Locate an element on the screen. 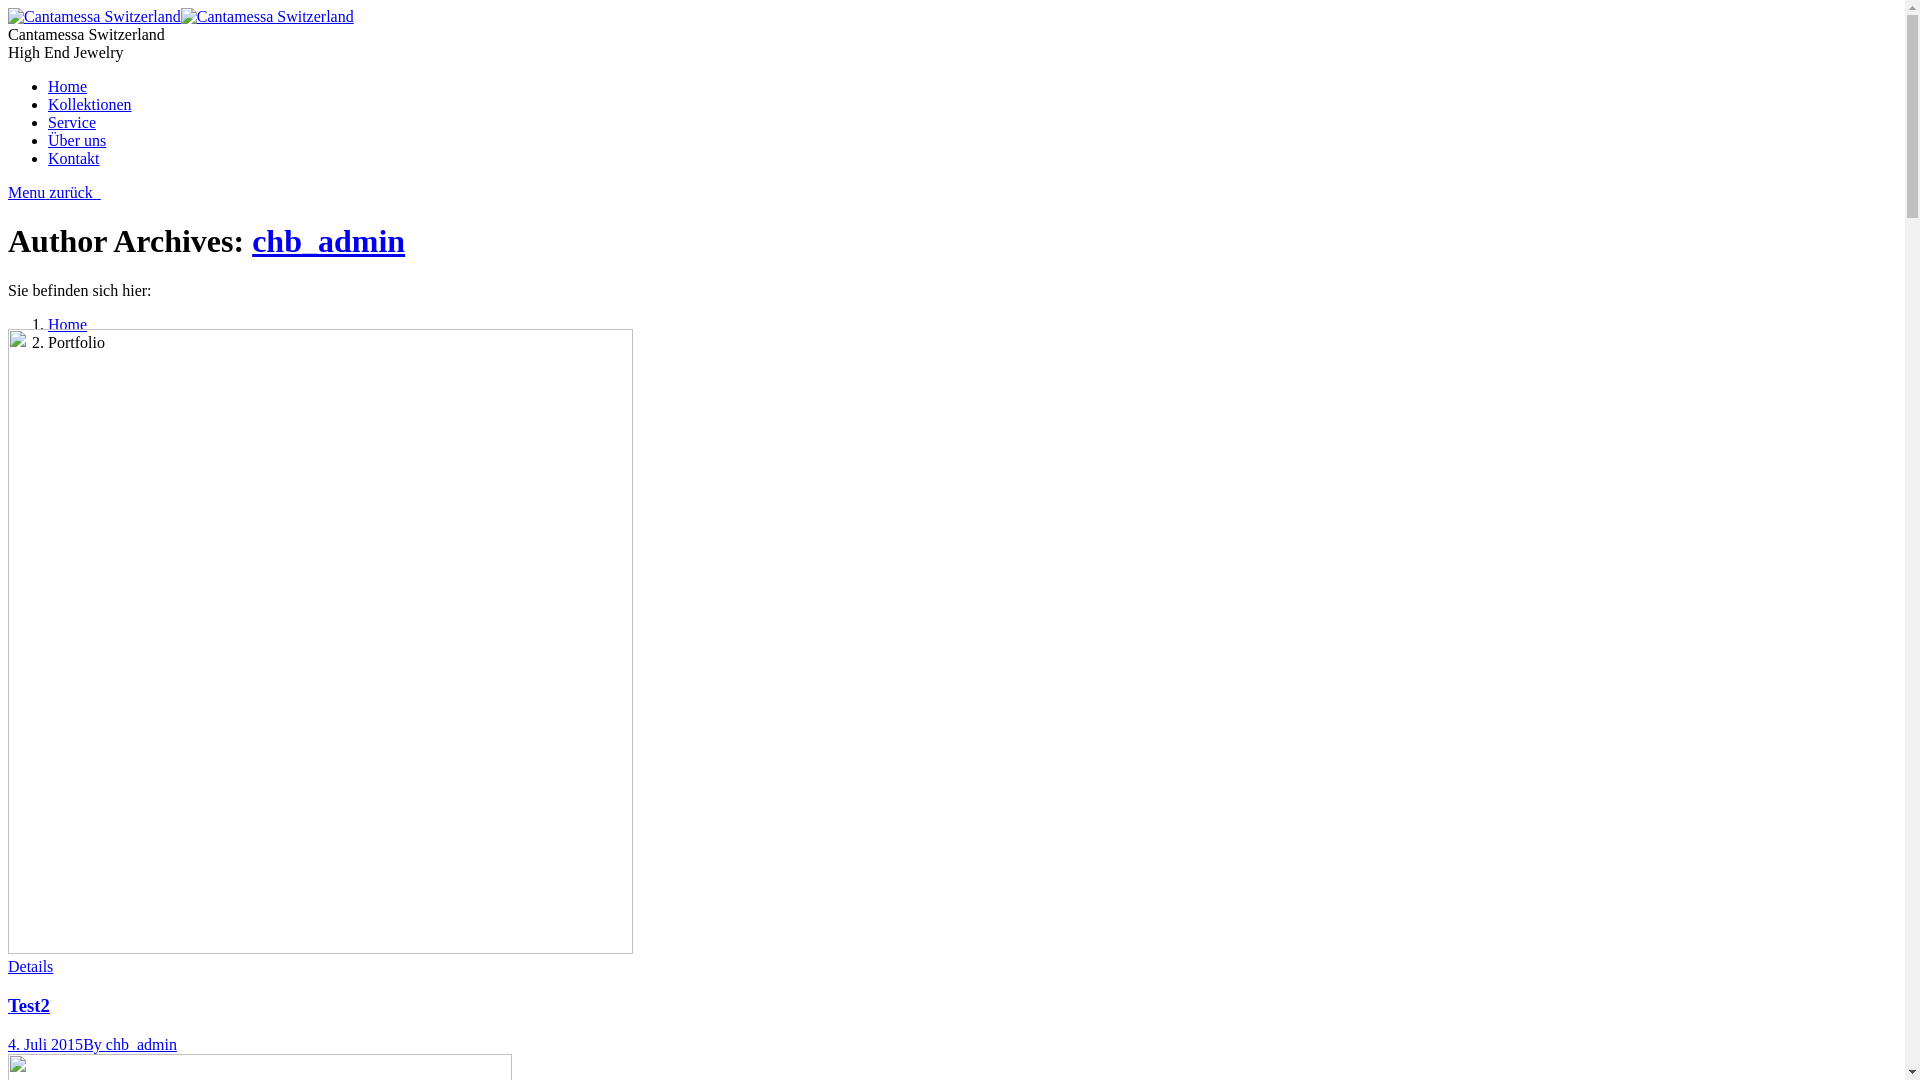 The height and width of the screenshot is (1080, 1920). 'Details' is located at coordinates (30, 965).